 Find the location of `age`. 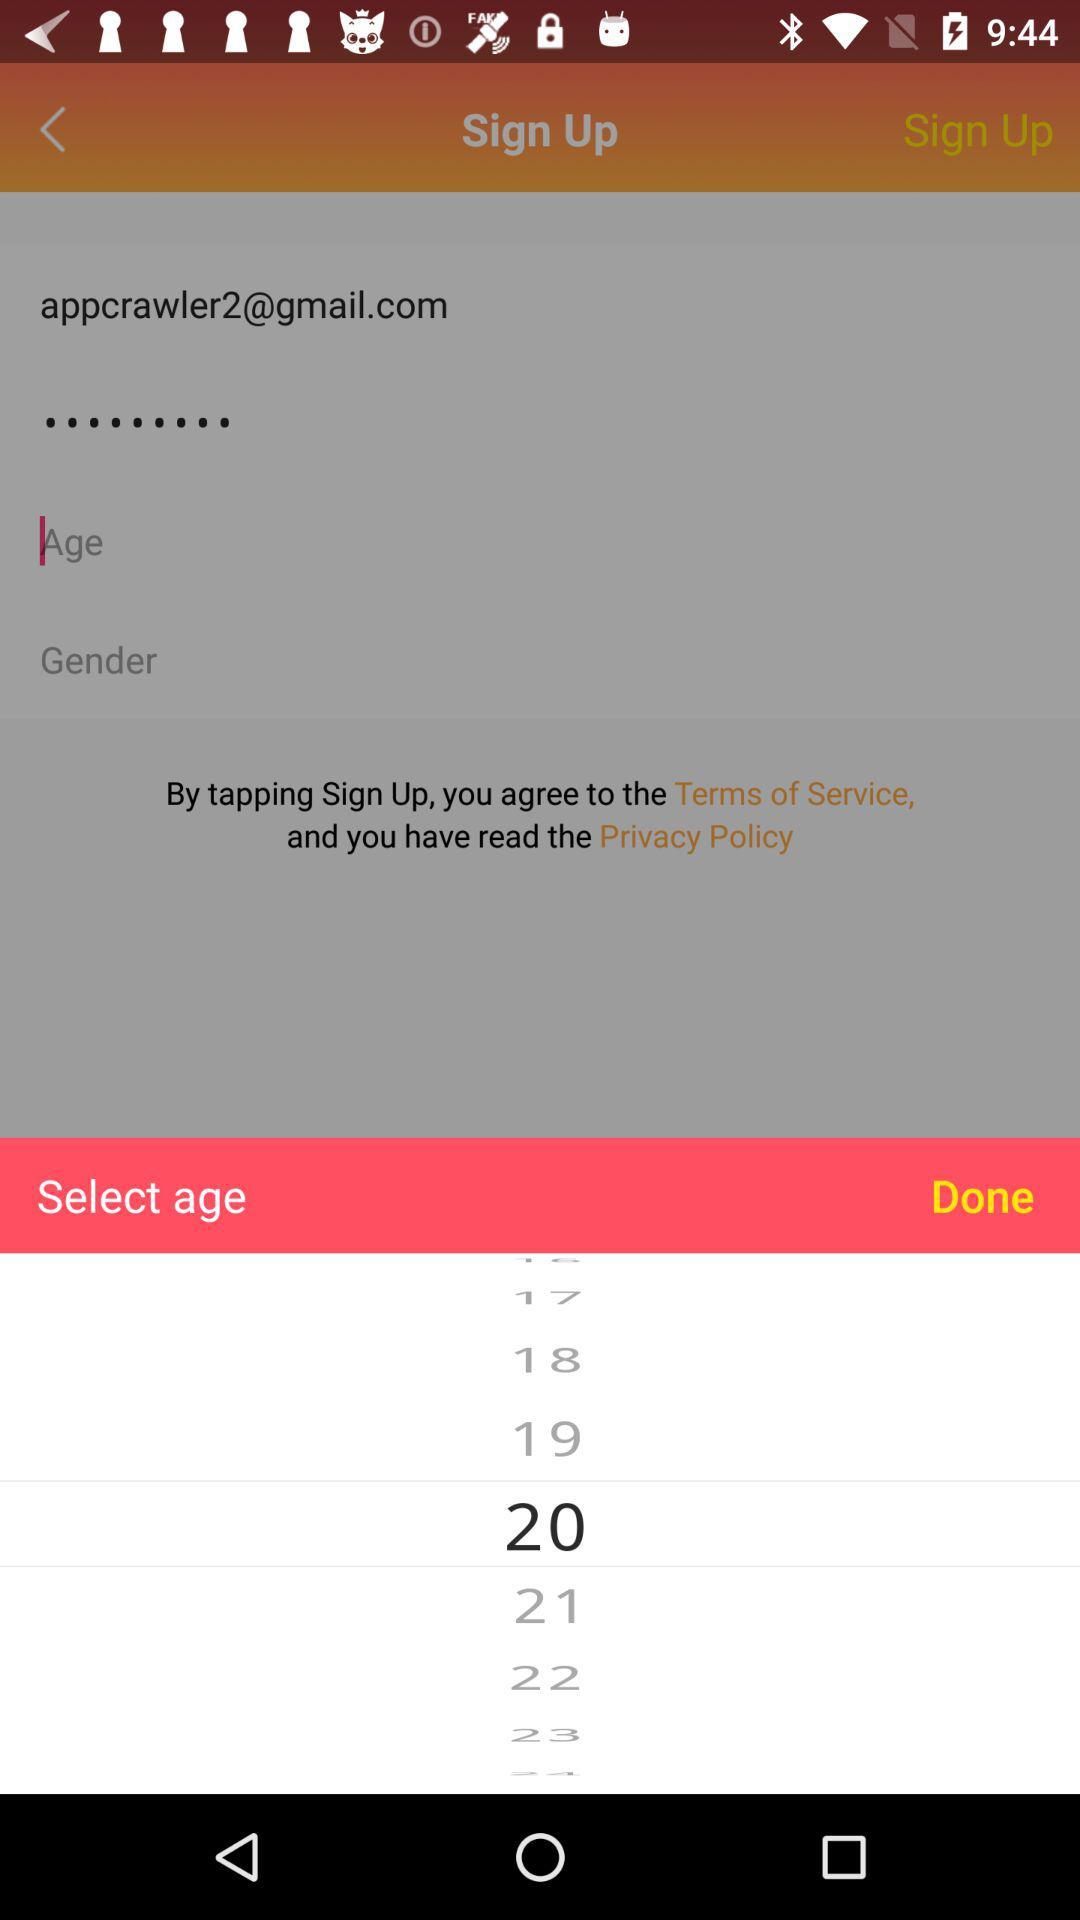

age is located at coordinates (540, 540).